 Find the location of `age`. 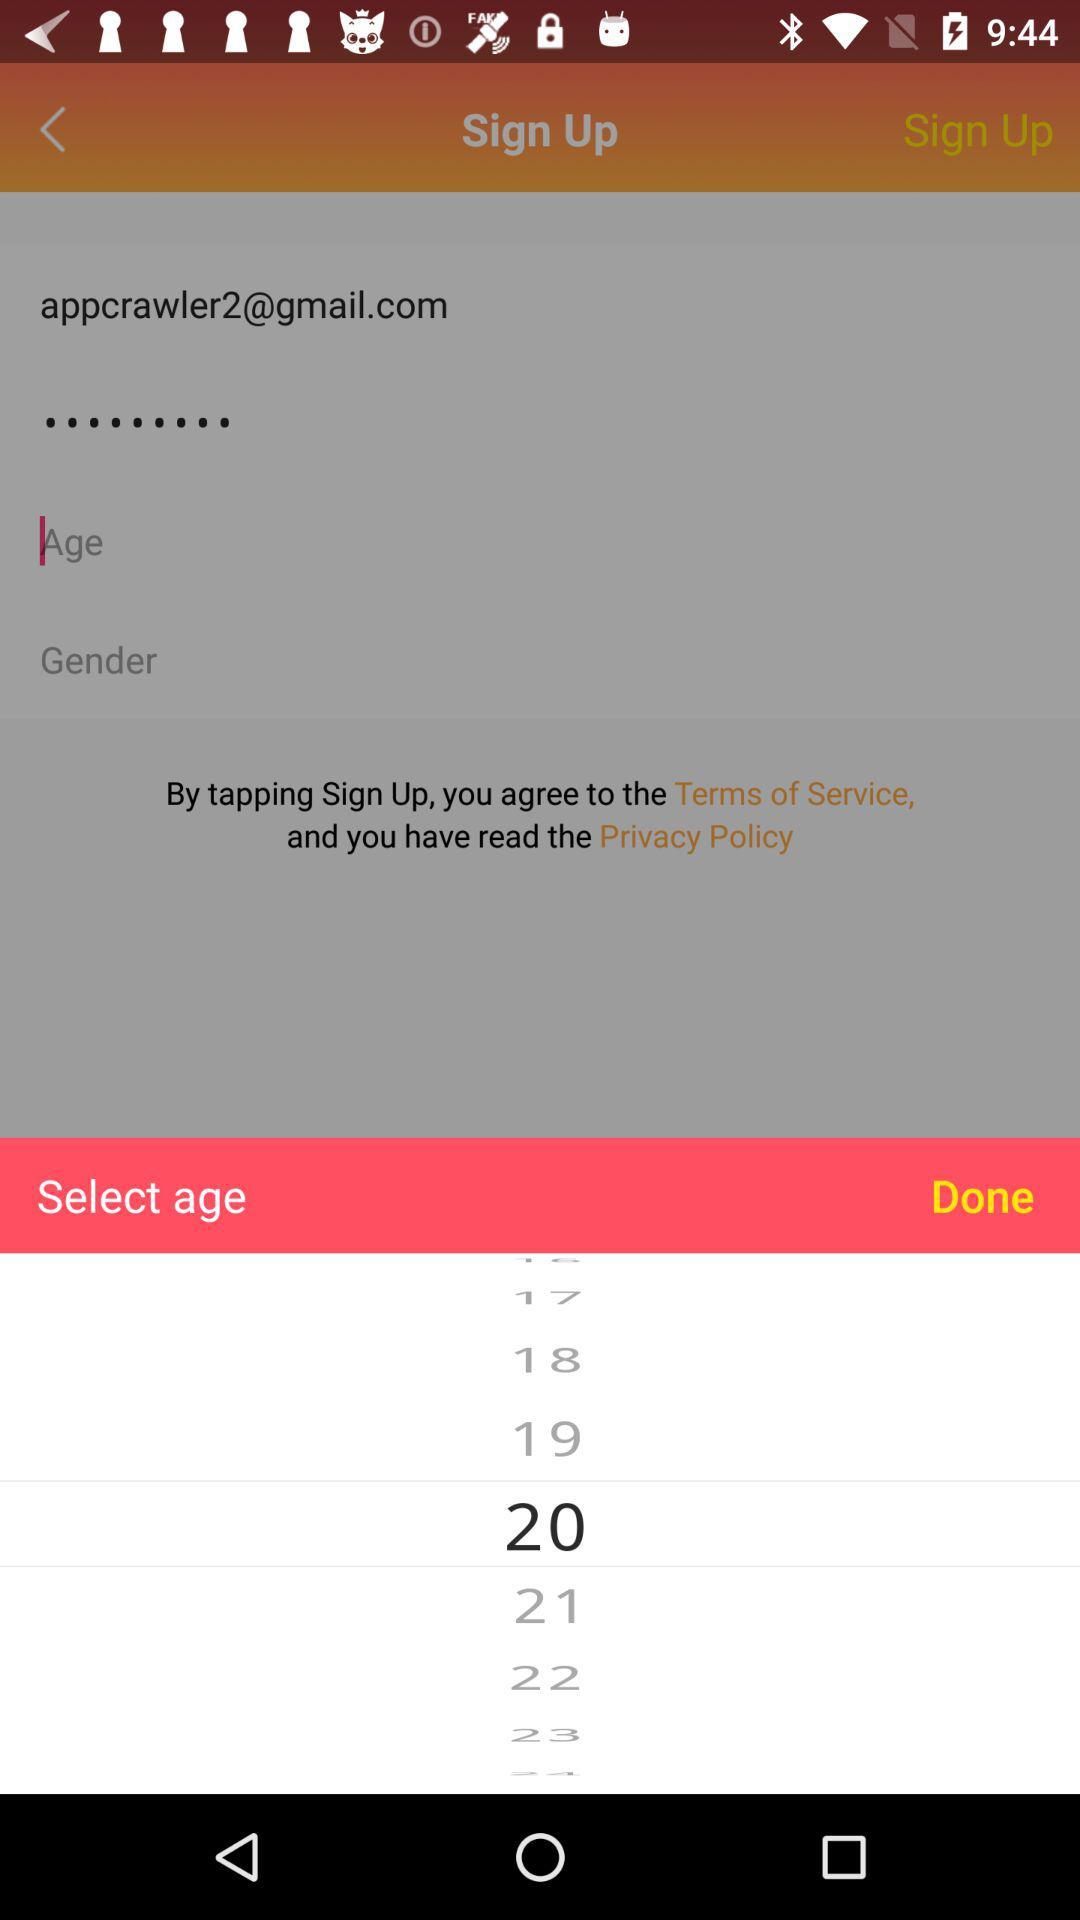

age is located at coordinates (540, 540).